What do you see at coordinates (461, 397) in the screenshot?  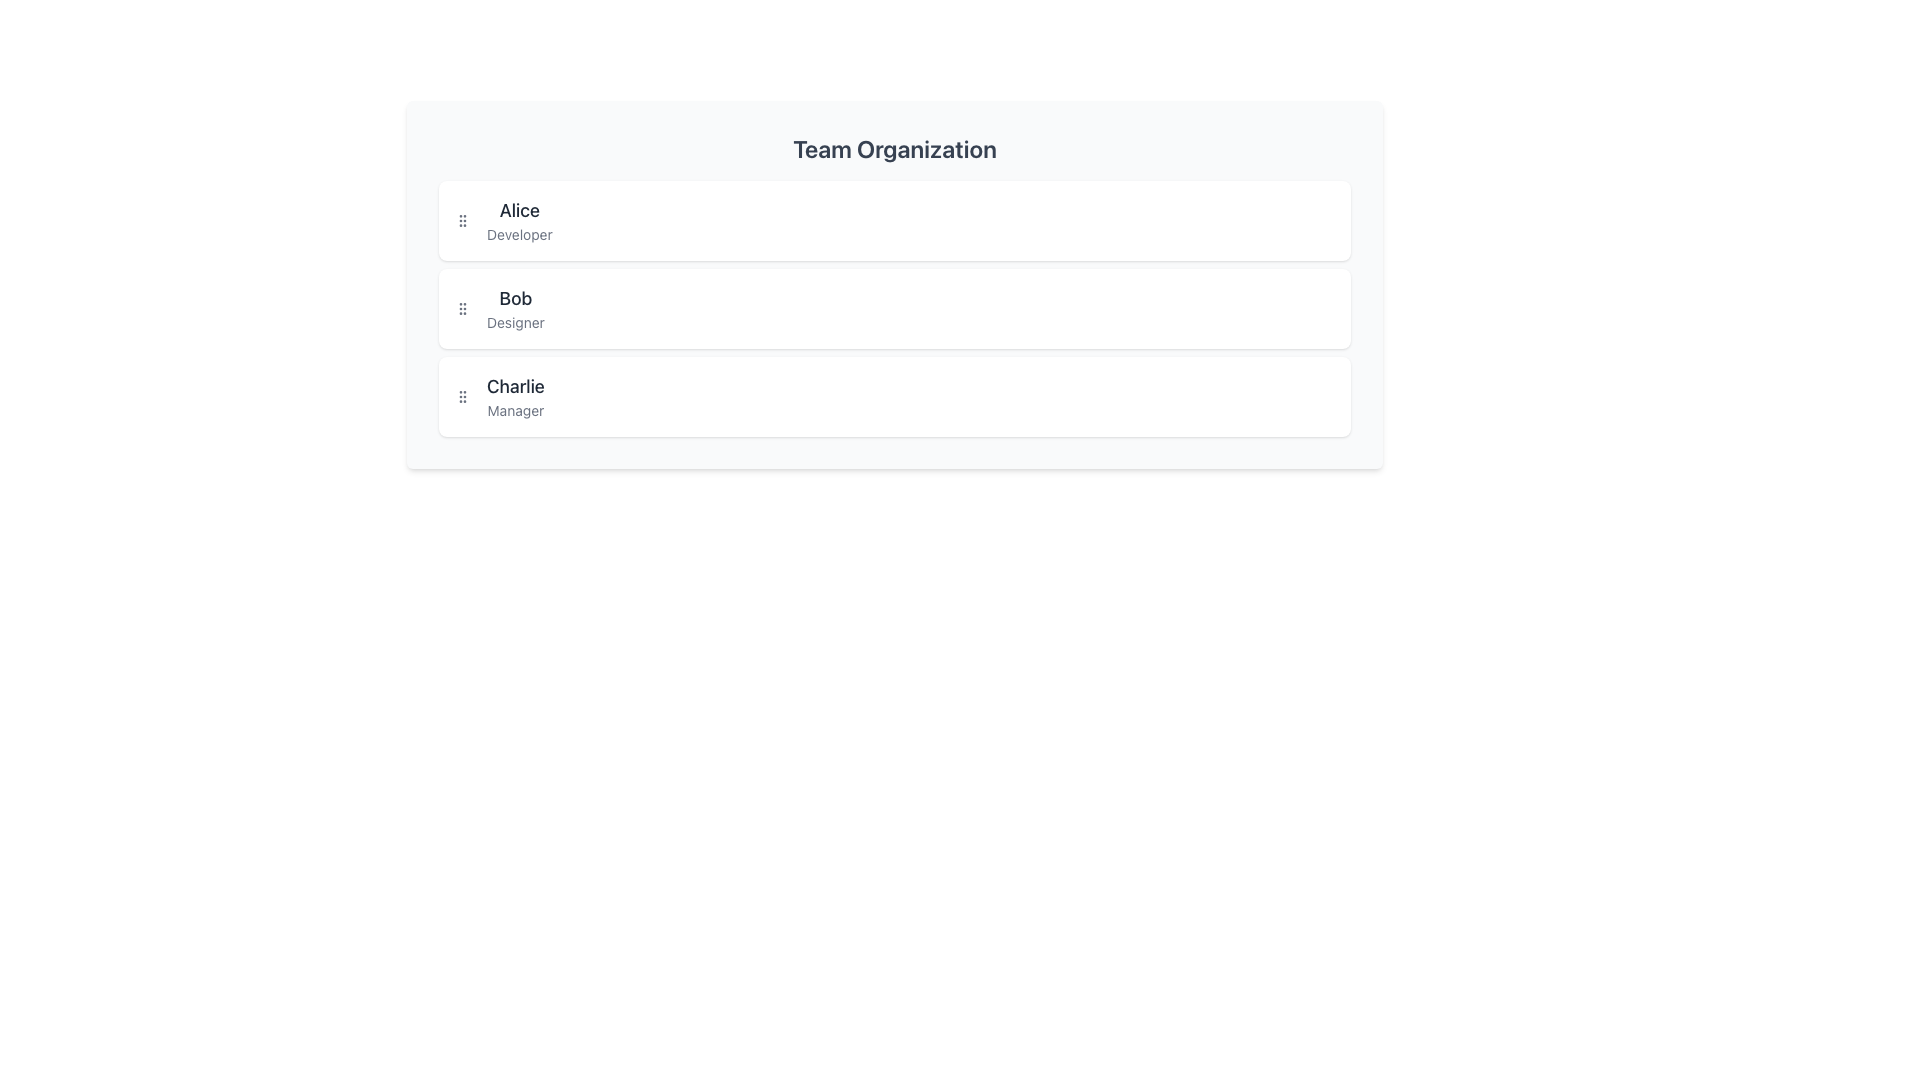 I see `the vertical drag handle icon consisting of two columns of small grey circles, located to the left of the username text for 'Charlie, Manager'` at bounding box center [461, 397].